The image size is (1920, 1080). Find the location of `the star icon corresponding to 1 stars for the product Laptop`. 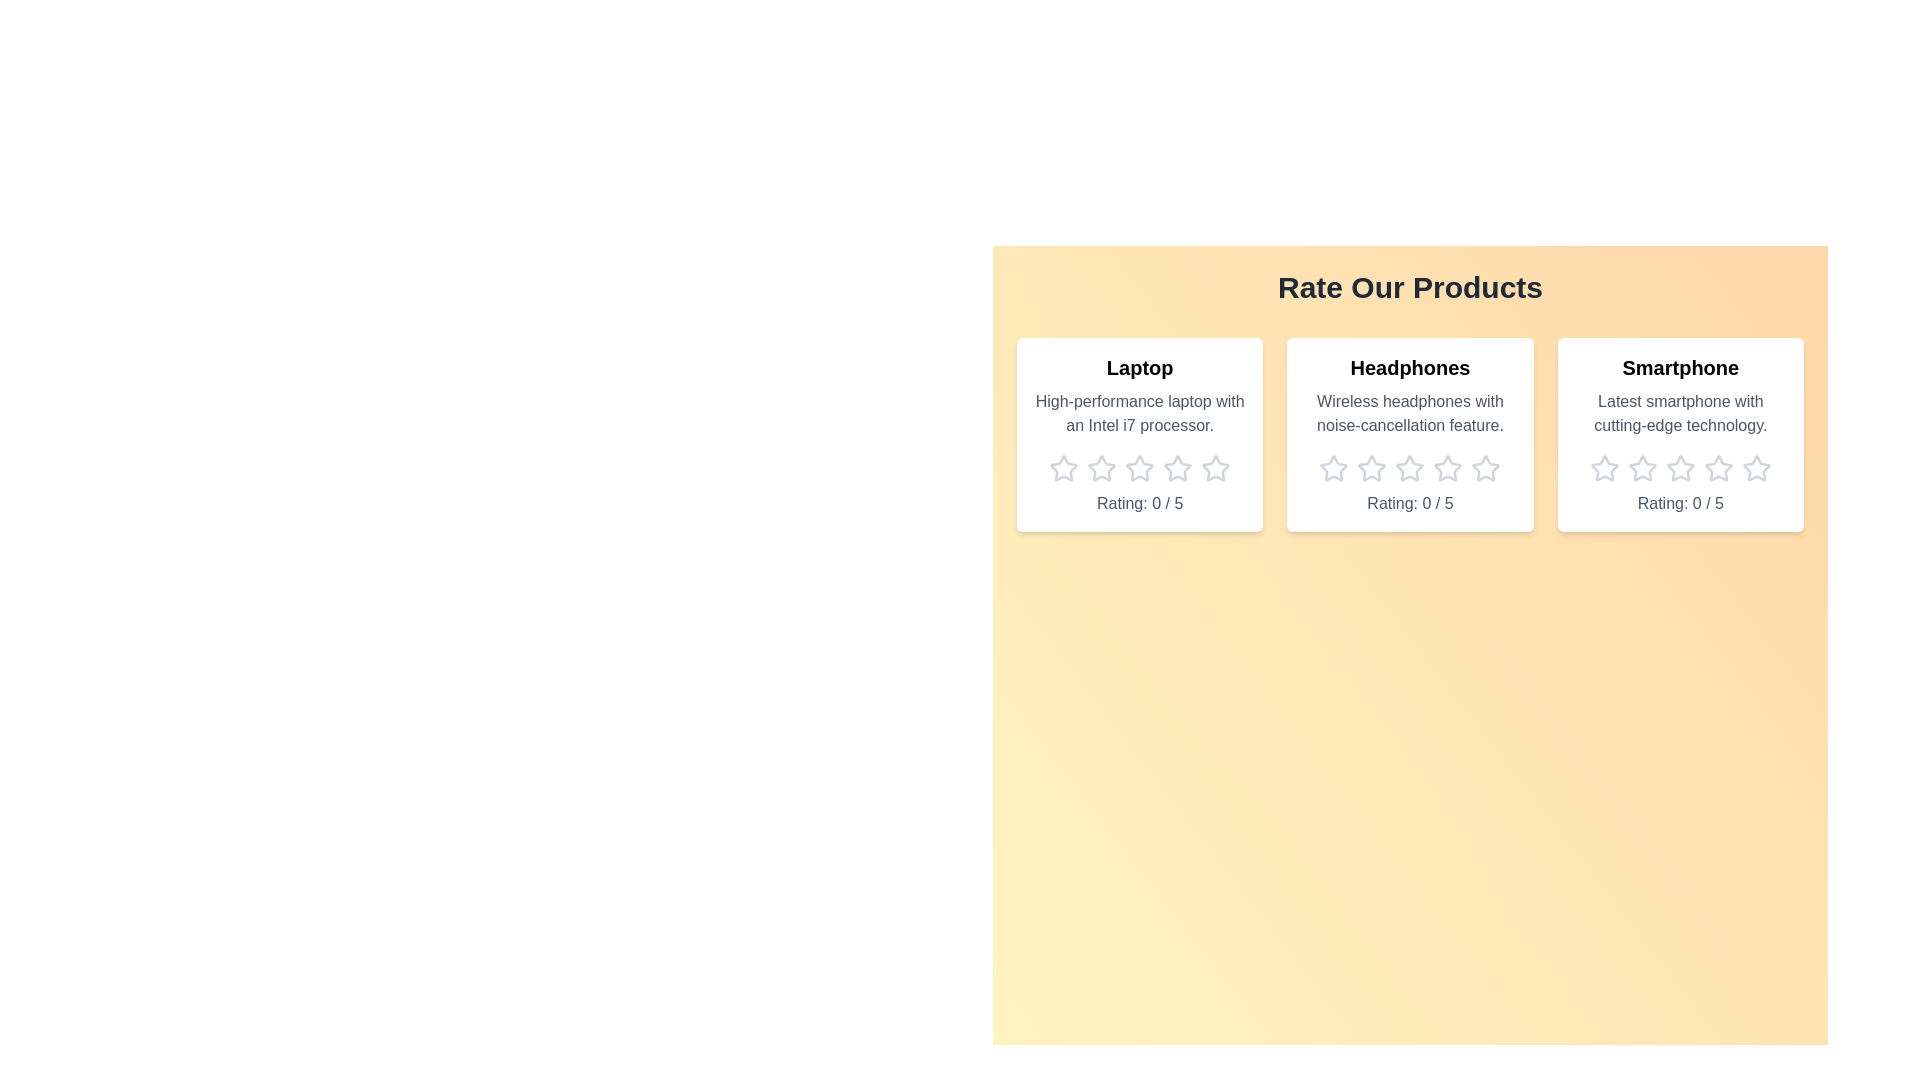

the star icon corresponding to 1 stars for the product Laptop is located at coordinates (1063, 469).